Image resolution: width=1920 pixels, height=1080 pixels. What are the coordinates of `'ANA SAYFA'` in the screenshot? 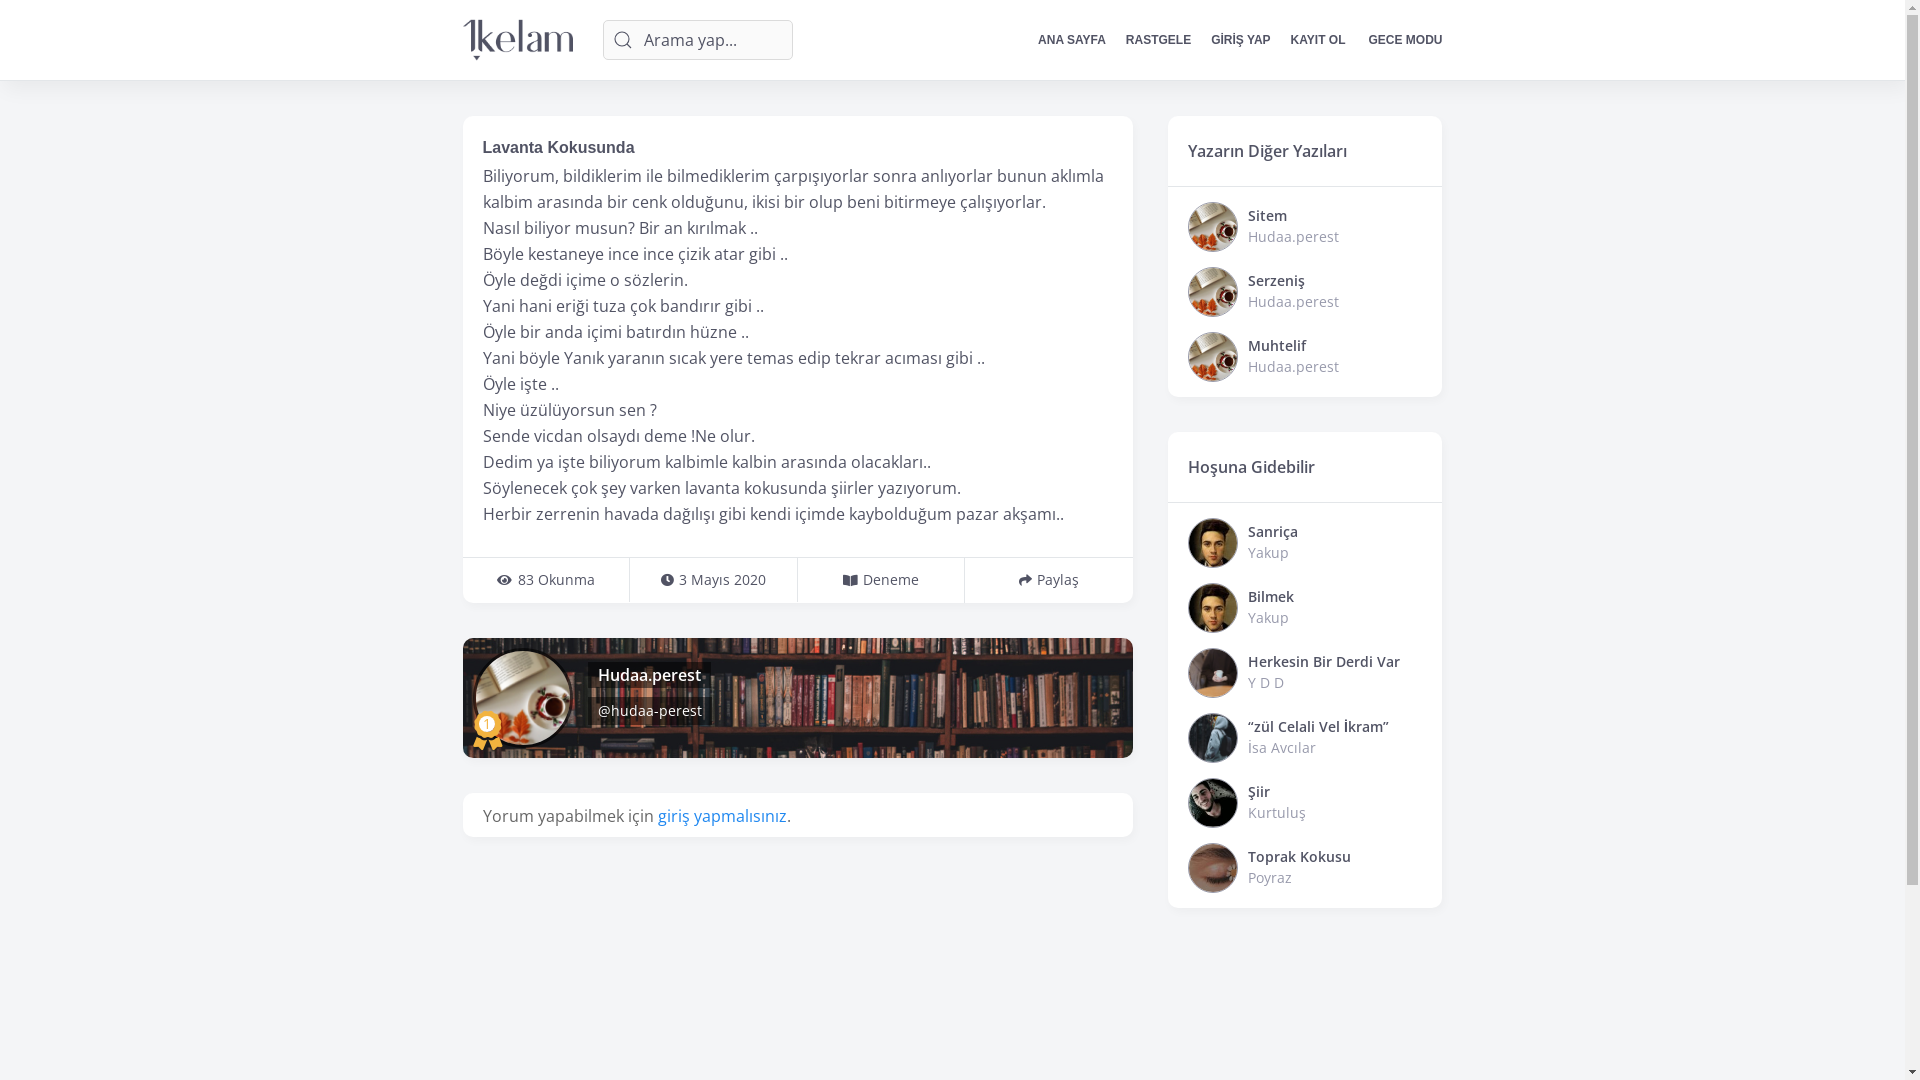 It's located at (1070, 39).